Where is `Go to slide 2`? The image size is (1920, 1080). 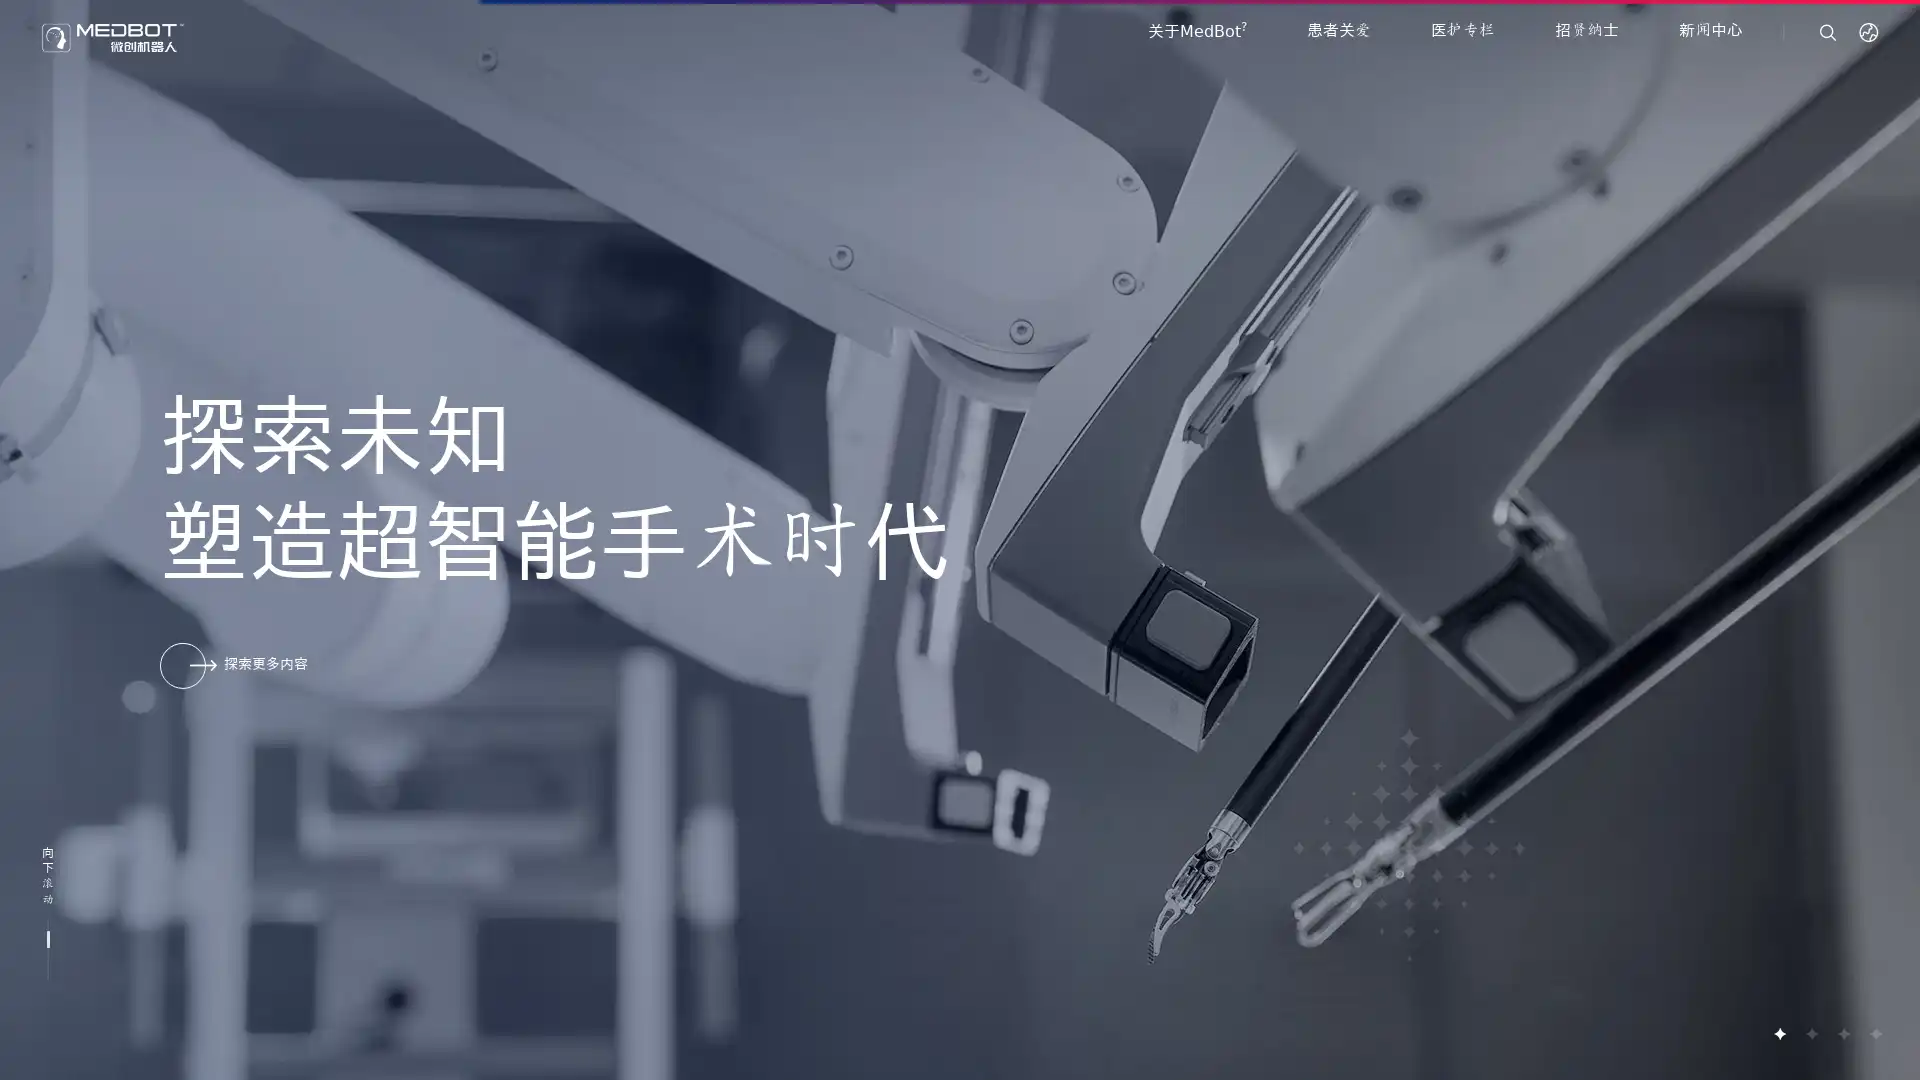
Go to slide 2 is located at coordinates (1810, 1033).